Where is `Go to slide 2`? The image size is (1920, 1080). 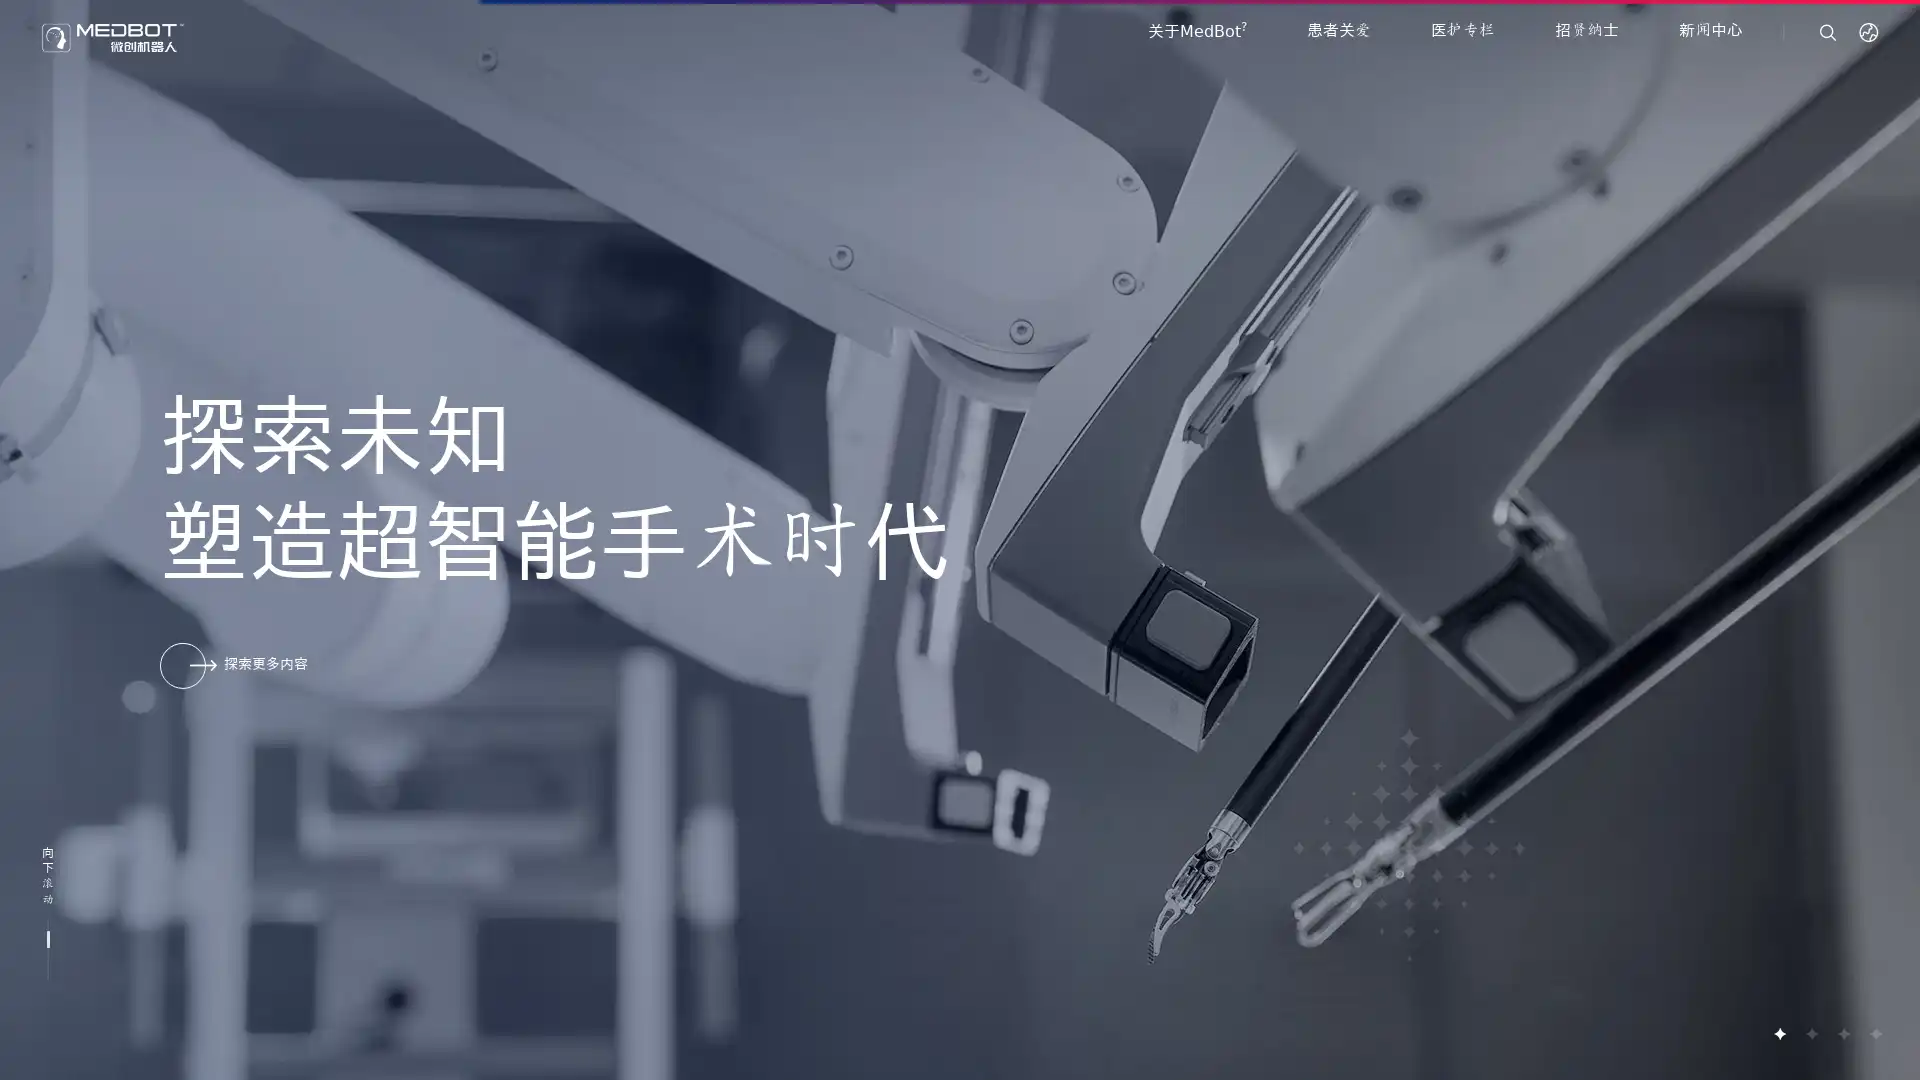
Go to slide 2 is located at coordinates (1810, 1033).